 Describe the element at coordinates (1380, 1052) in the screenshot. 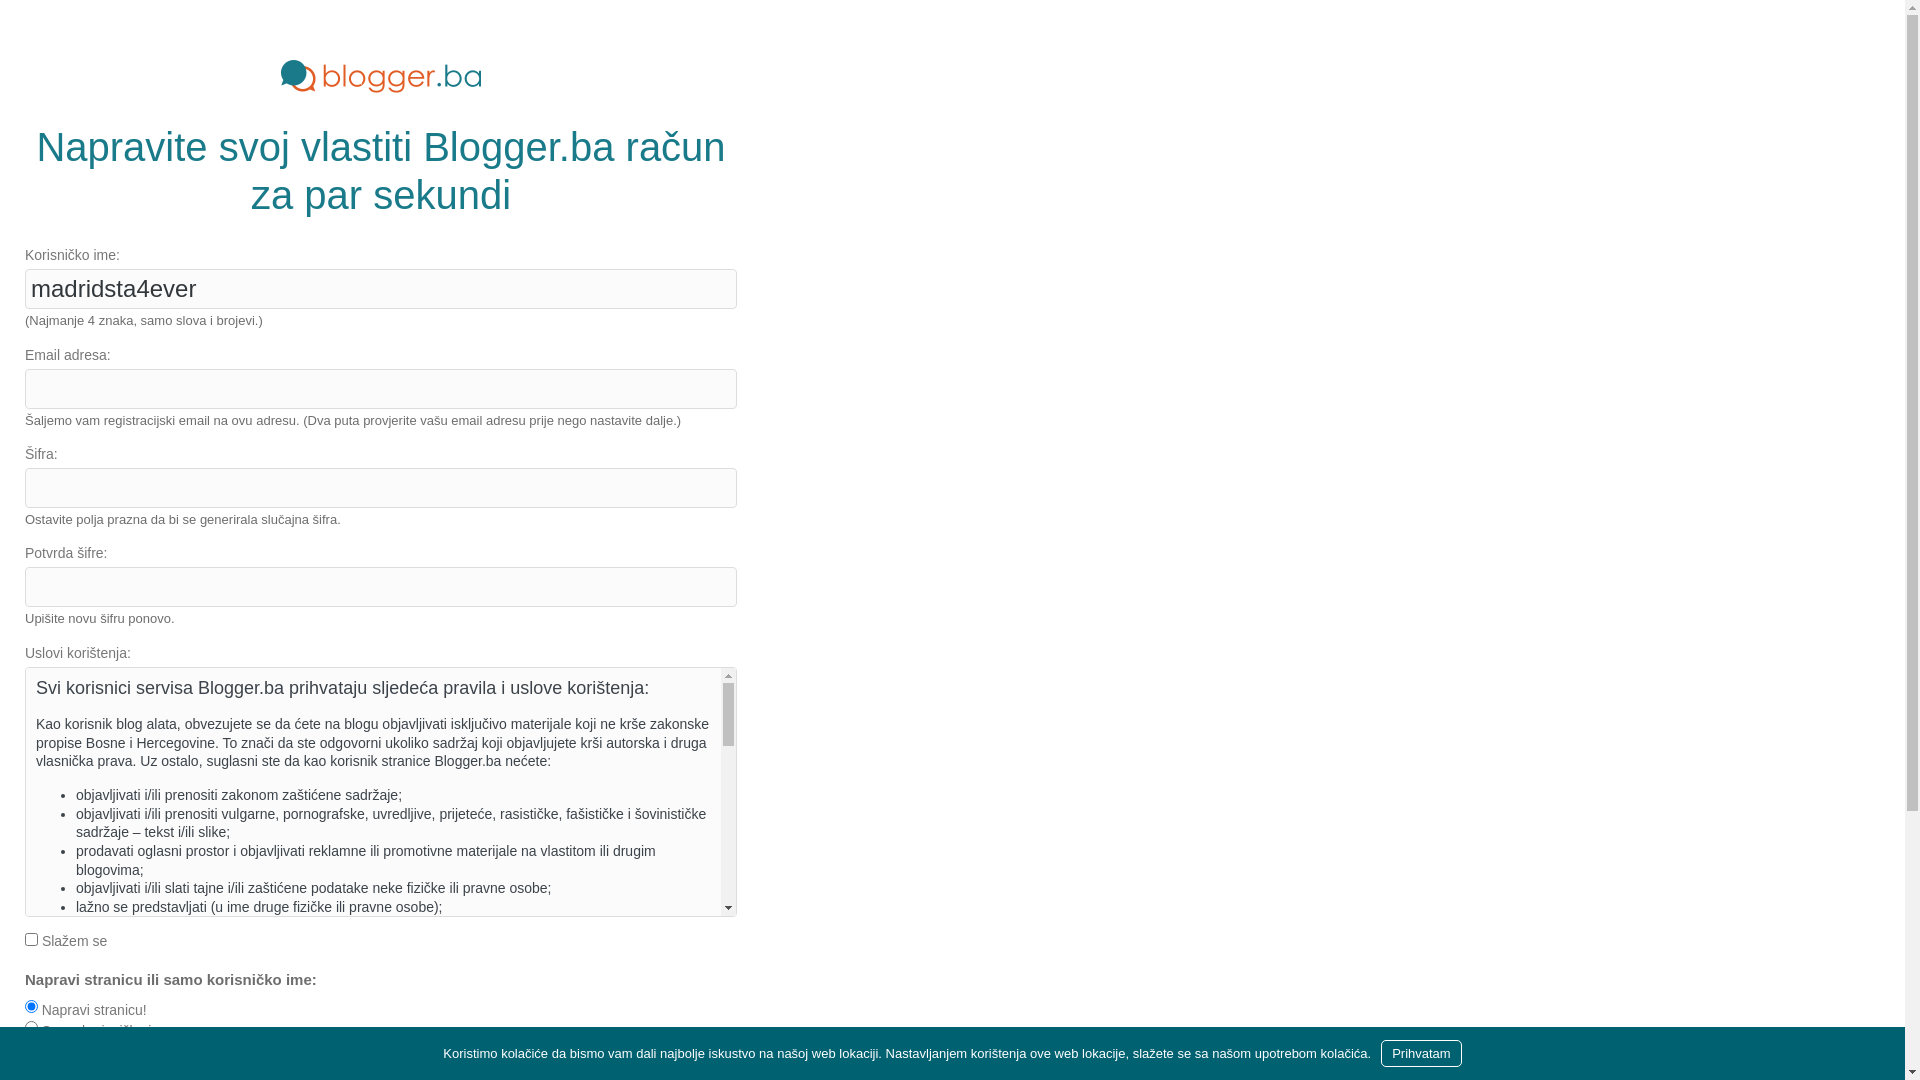

I see `'Prihvatam'` at that location.